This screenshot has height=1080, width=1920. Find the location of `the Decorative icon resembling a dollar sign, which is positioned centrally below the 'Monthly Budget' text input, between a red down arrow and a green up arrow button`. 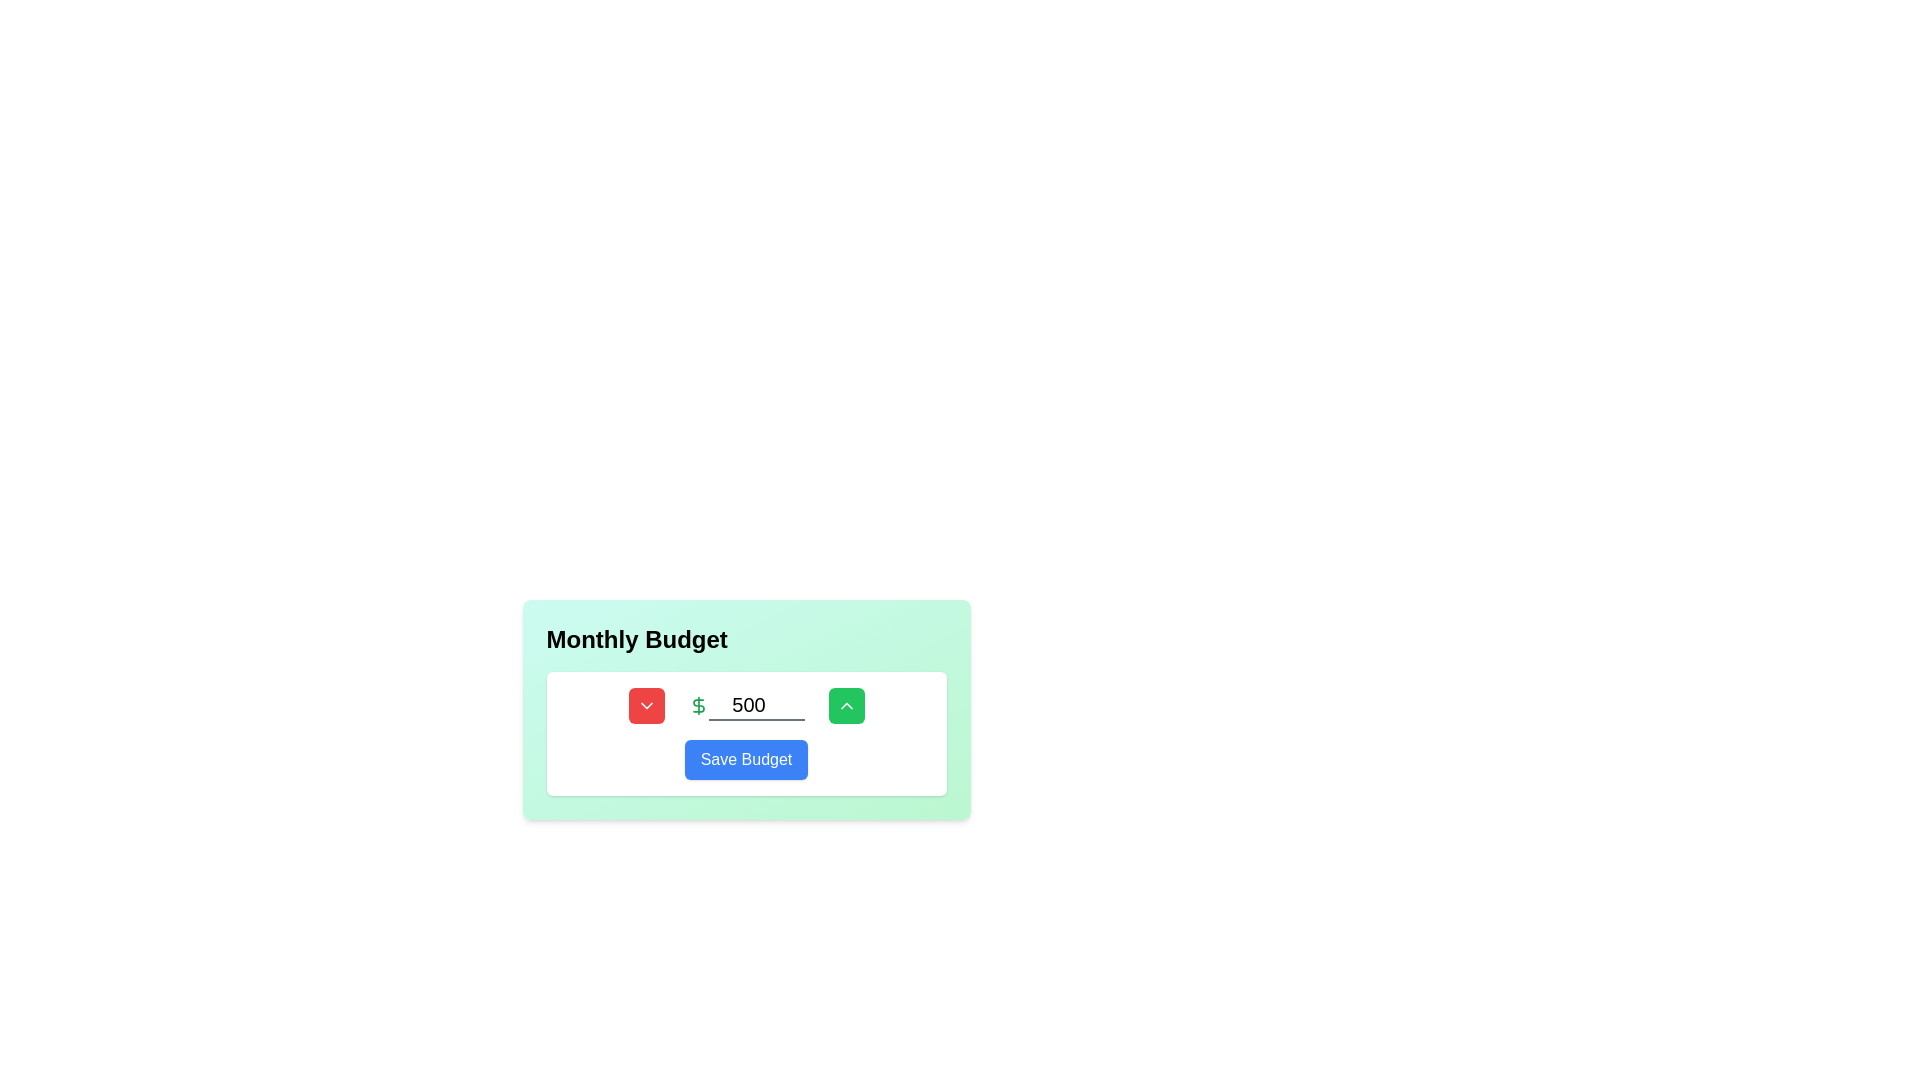

the Decorative icon resembling a dollar sign, which is positioned centrally below the 'Monthly Budget' text input, between a red down arrow and a green up arrow button is located at coordinates (698, 704).